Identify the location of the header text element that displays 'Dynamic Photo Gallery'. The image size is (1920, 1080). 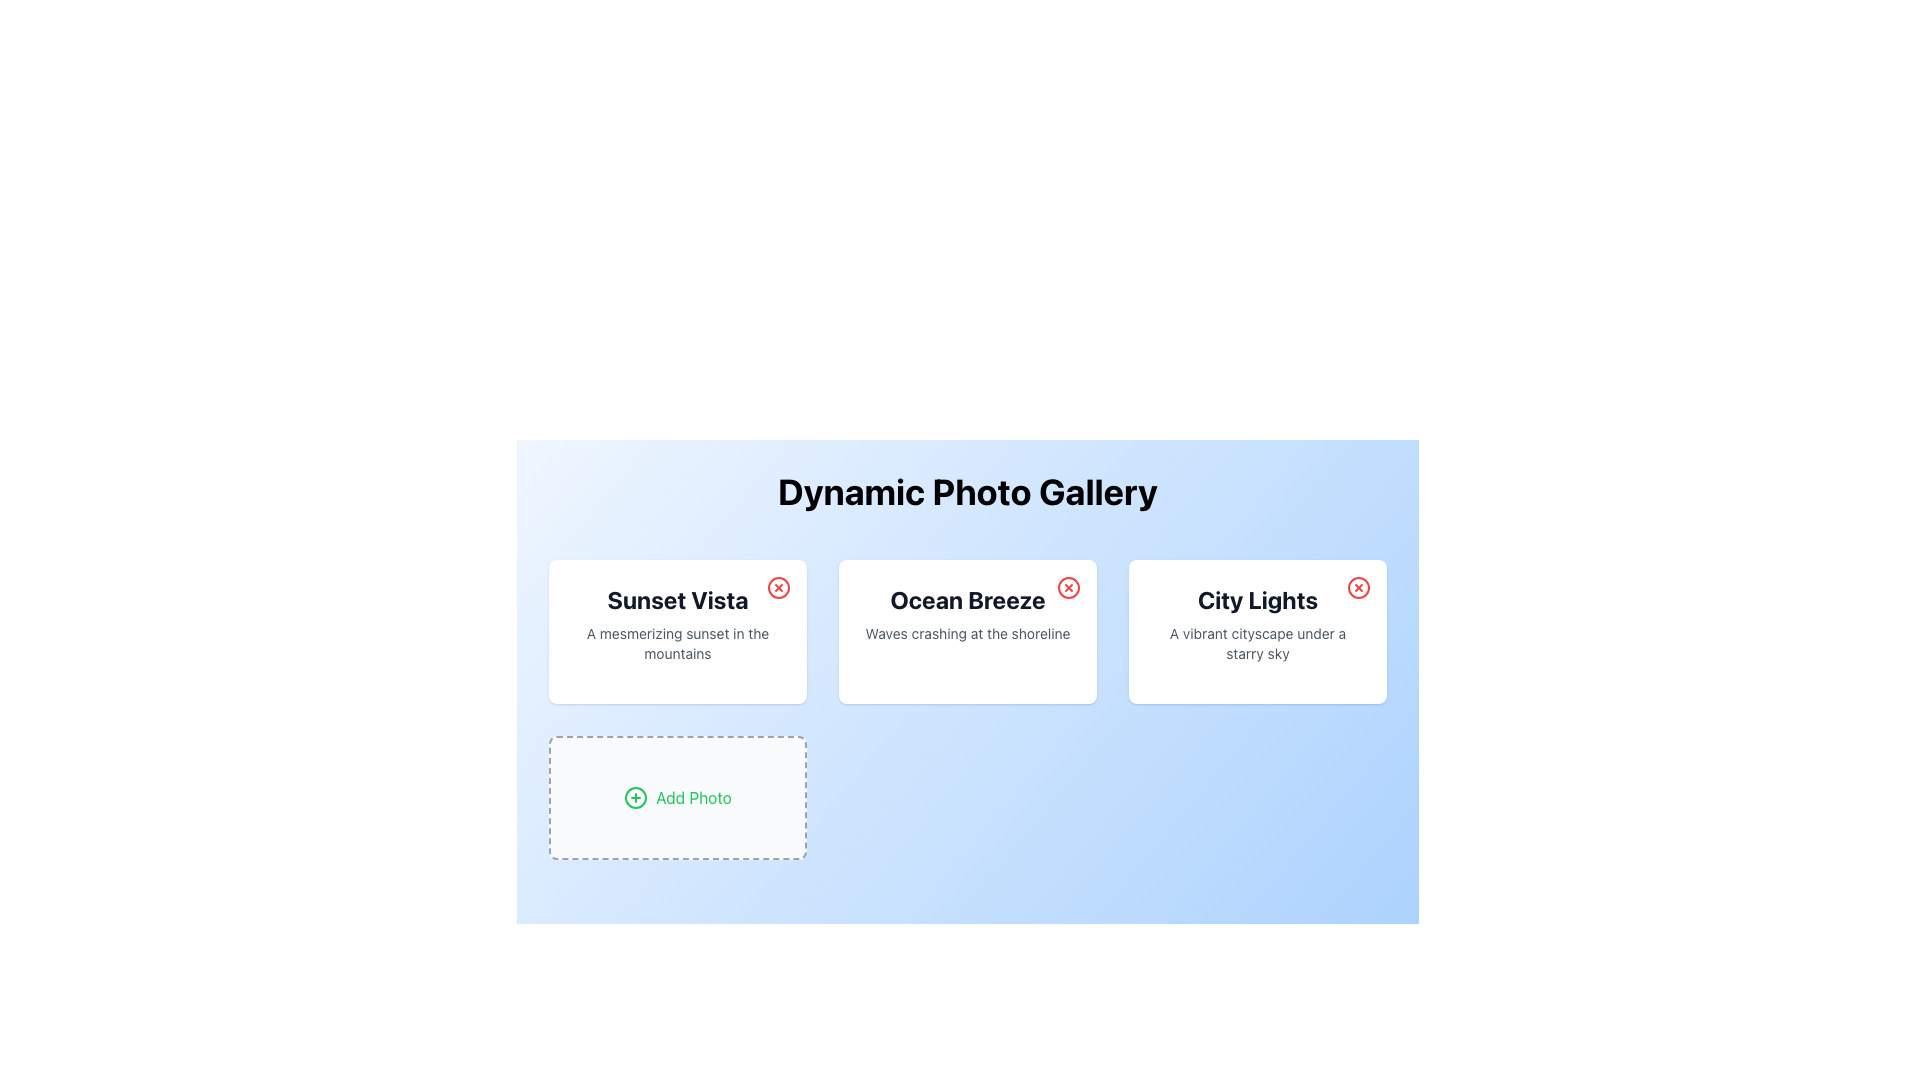
(968, 492).